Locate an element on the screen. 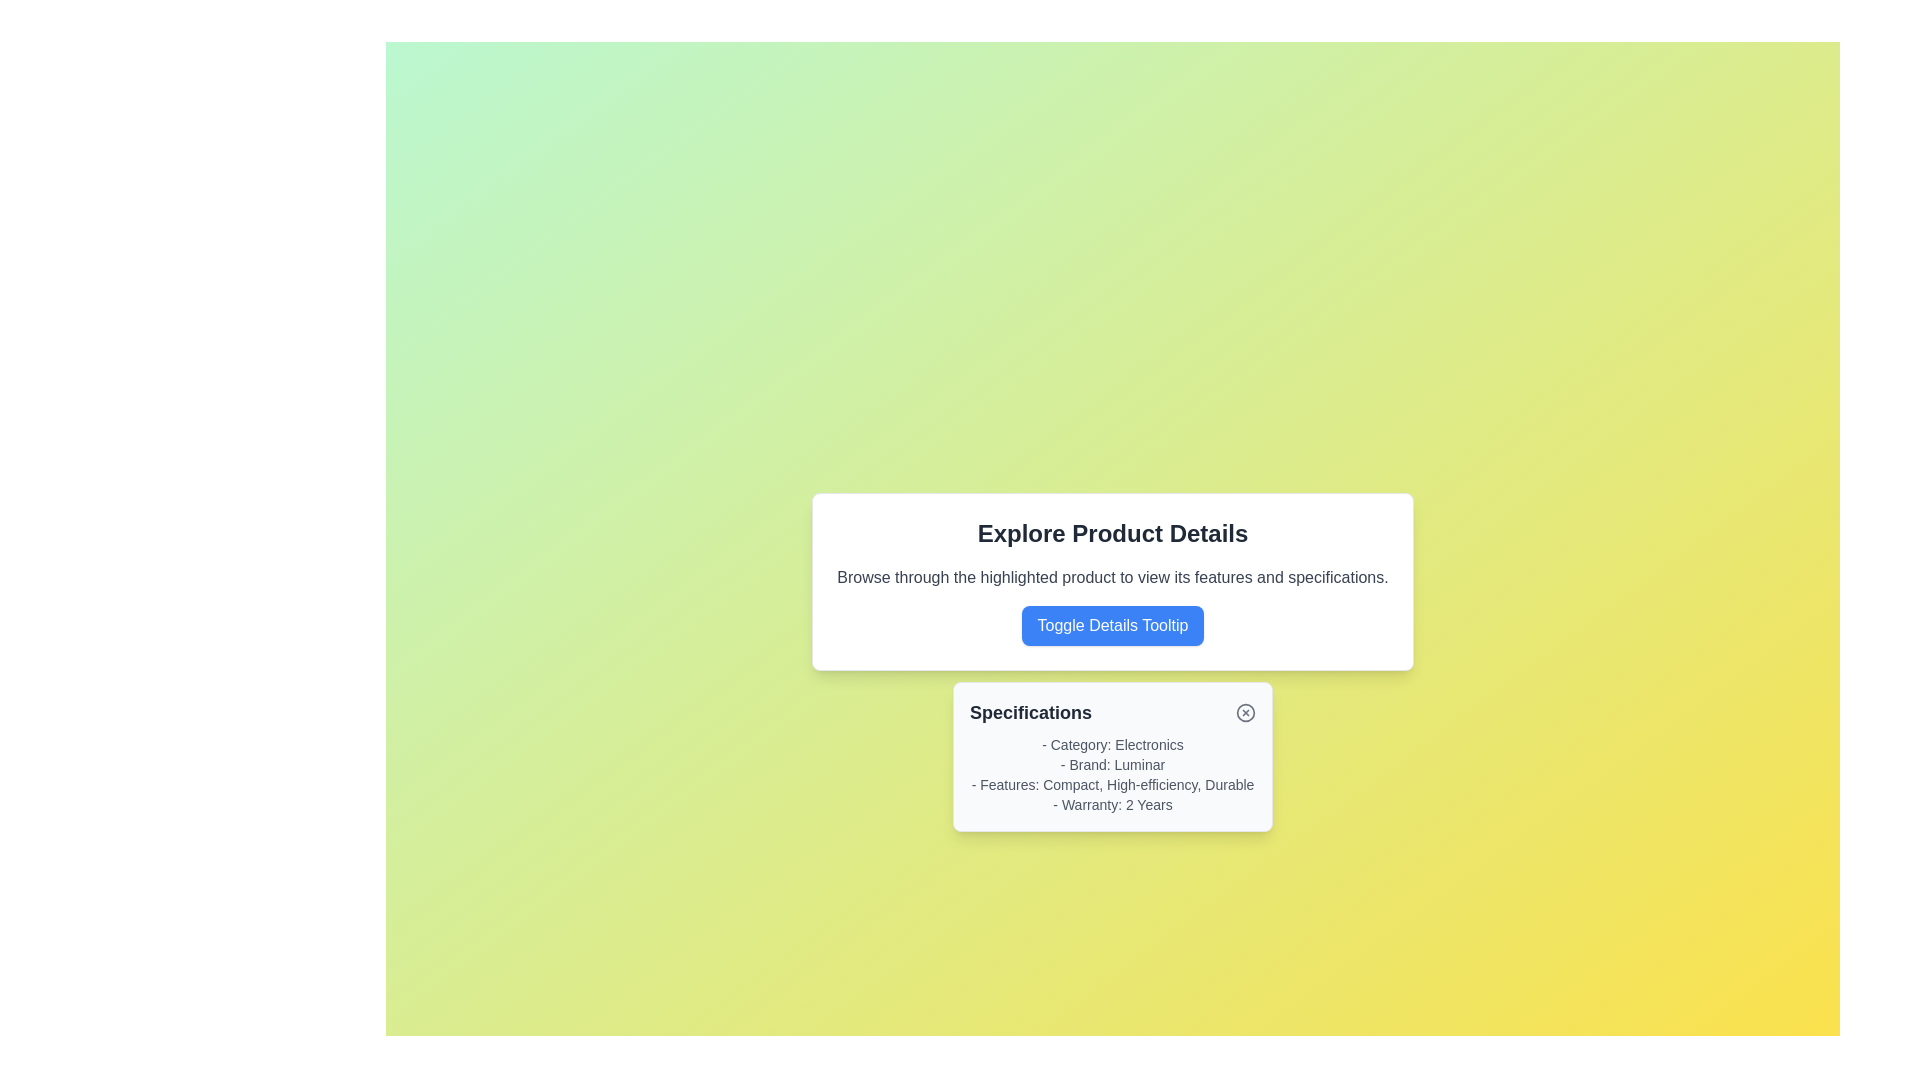  the small gray circle button with an 'X' in the center, located in the top-right corner of the 'Specifications' card to change its color to a darker gray is located at coordinates (1245, 712).